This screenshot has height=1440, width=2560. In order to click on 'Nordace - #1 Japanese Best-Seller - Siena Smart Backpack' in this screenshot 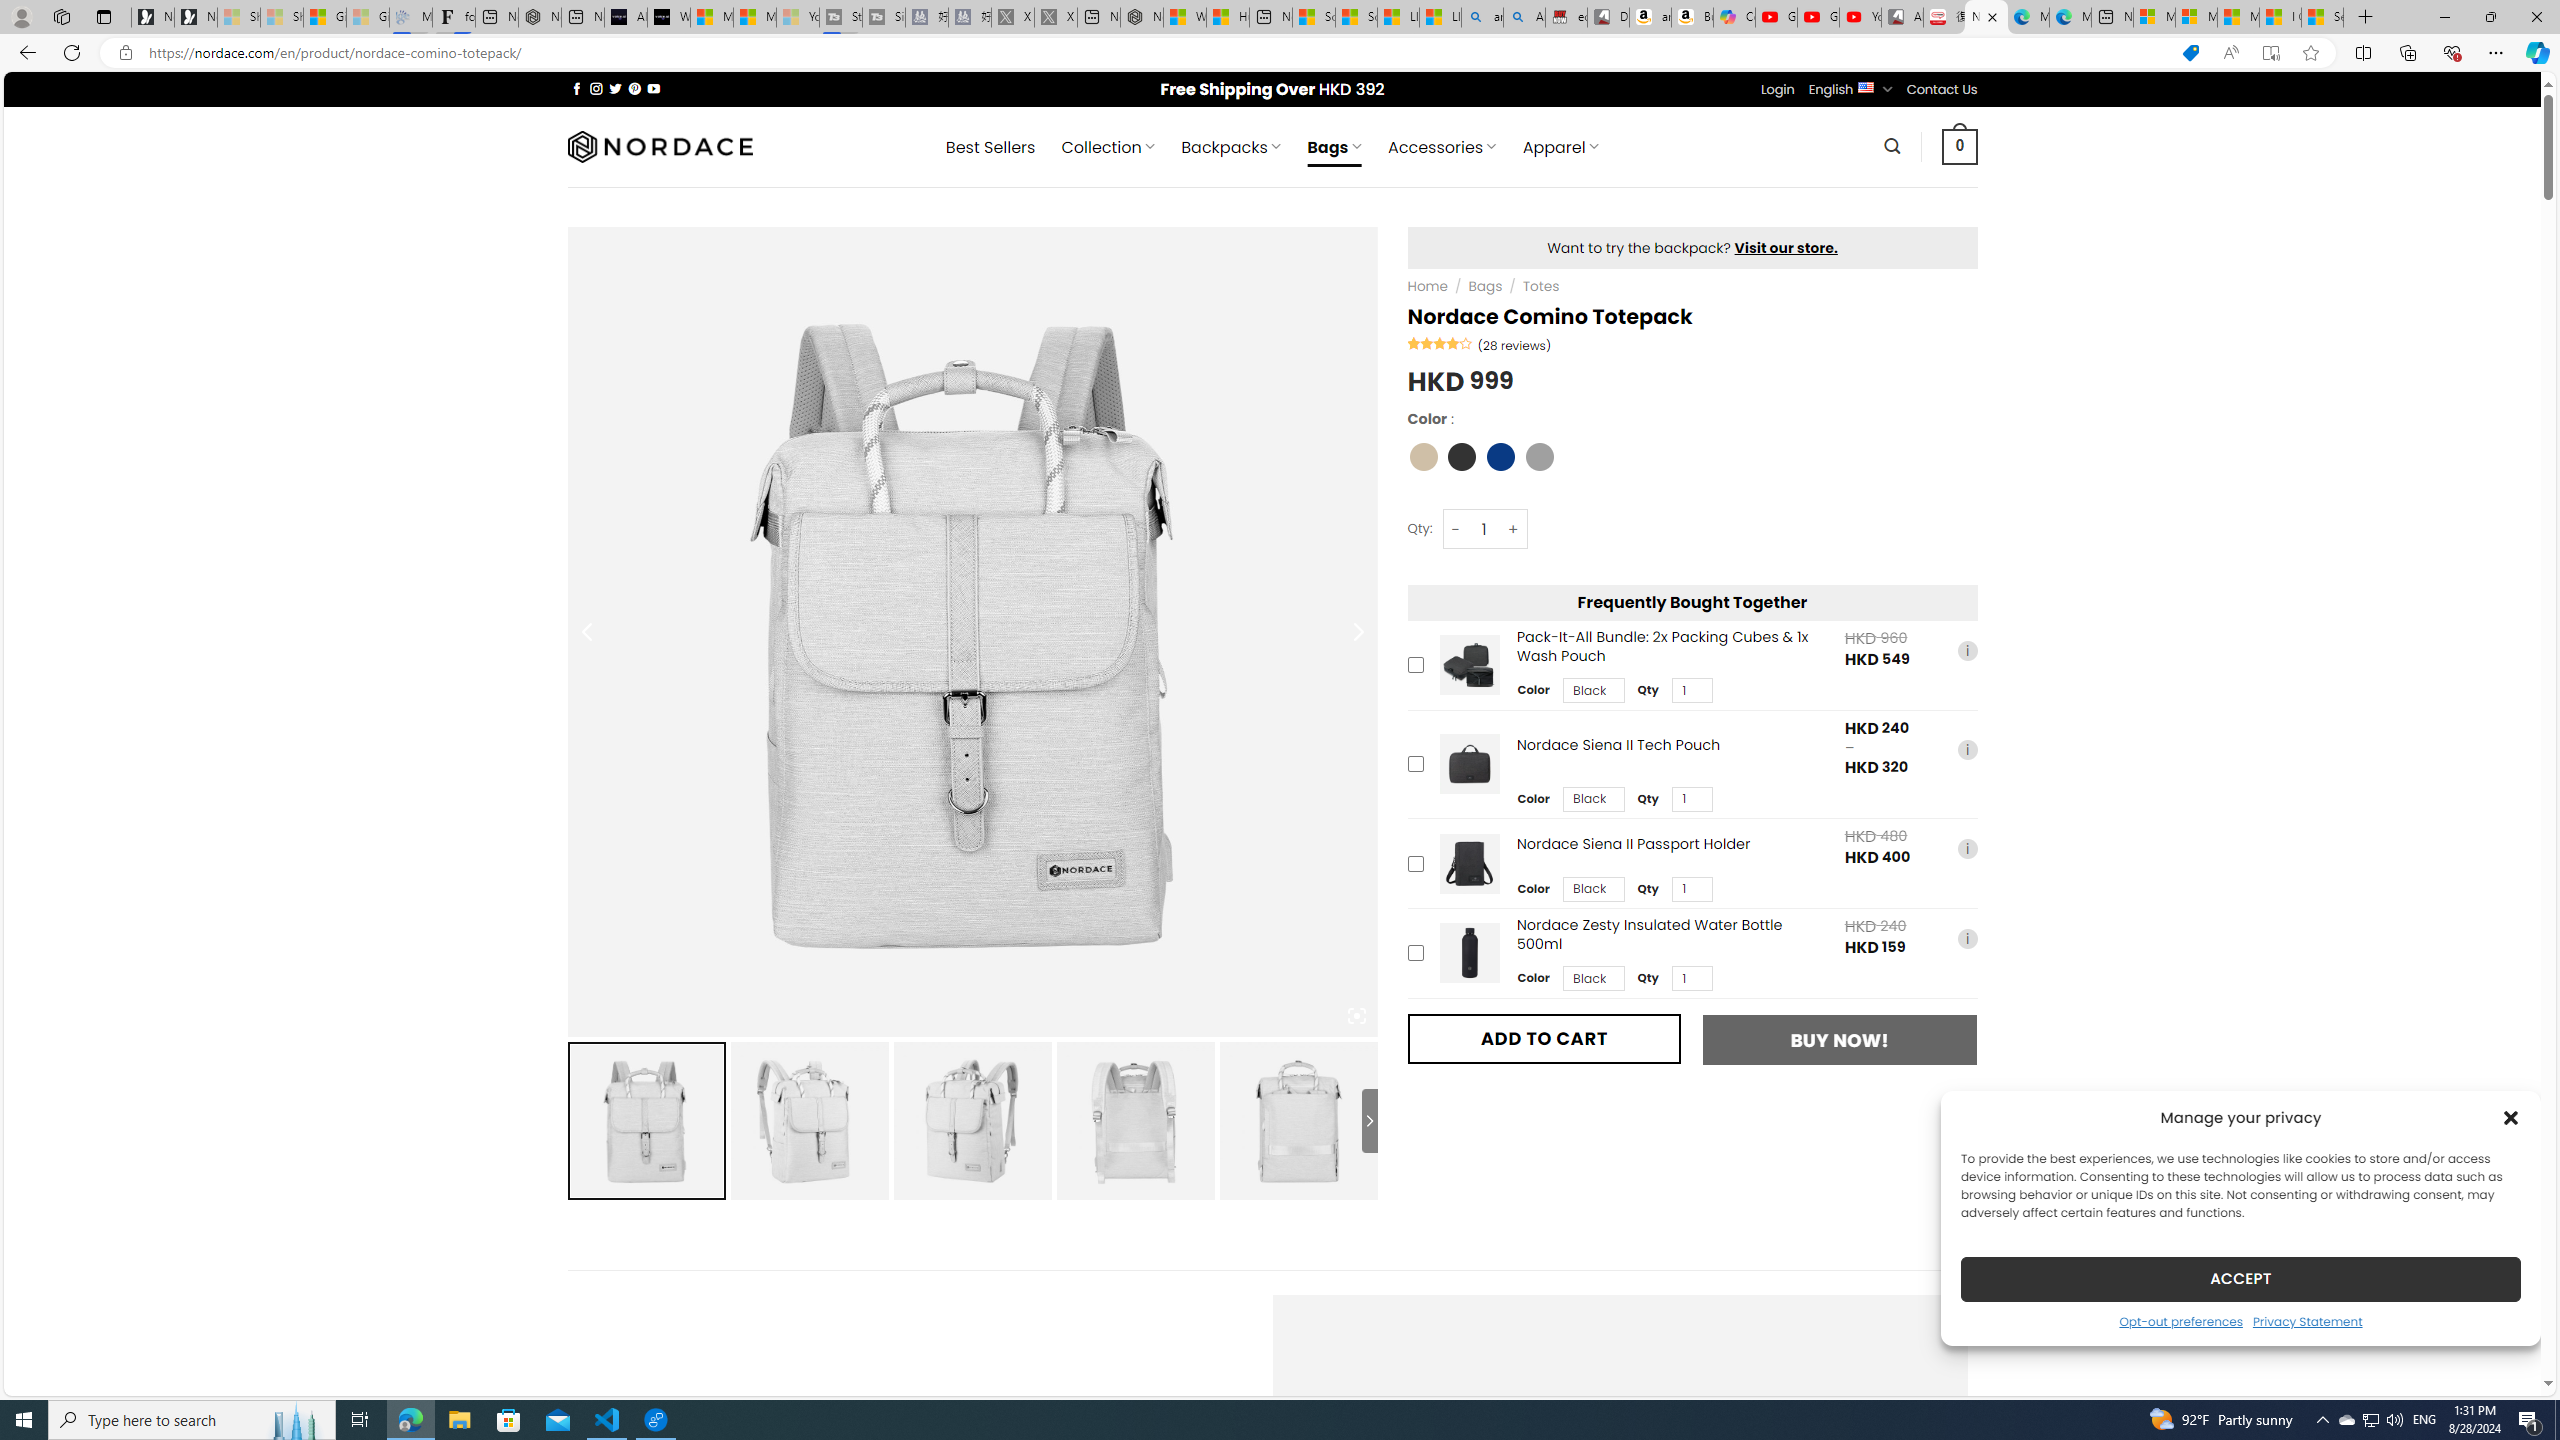, I will do `click(539, 16)`.